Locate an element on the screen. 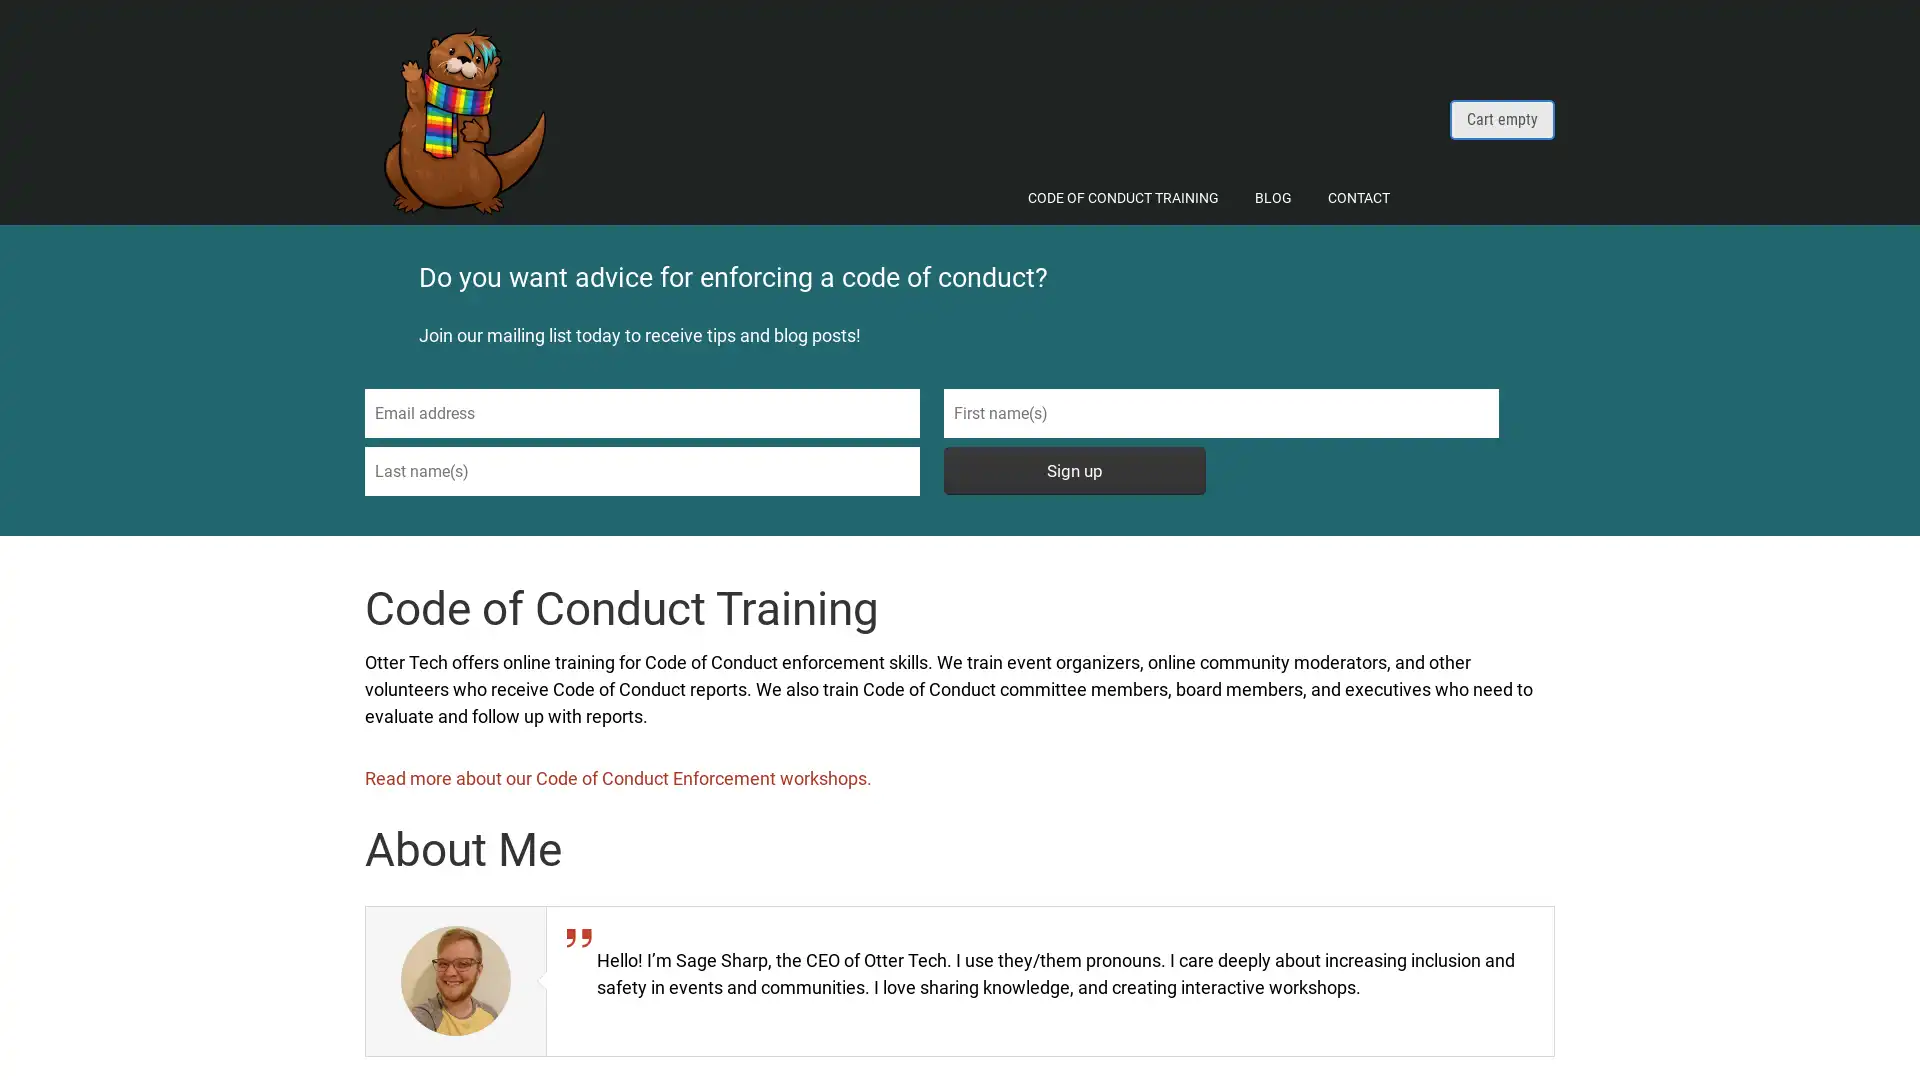 Image resolution: width=1920 pixels, height=1080 pixels. Sign up is located at coordinates (1423, 411).